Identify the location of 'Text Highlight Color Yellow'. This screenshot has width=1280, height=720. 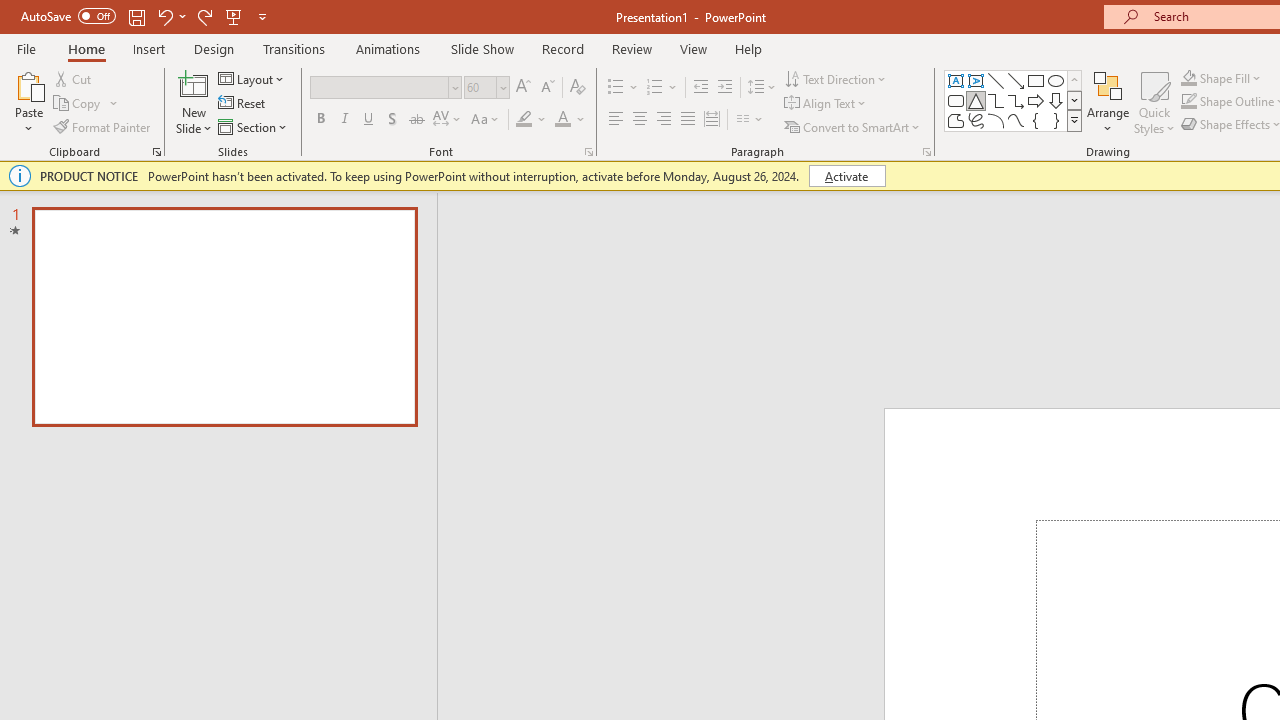
(524, 119).